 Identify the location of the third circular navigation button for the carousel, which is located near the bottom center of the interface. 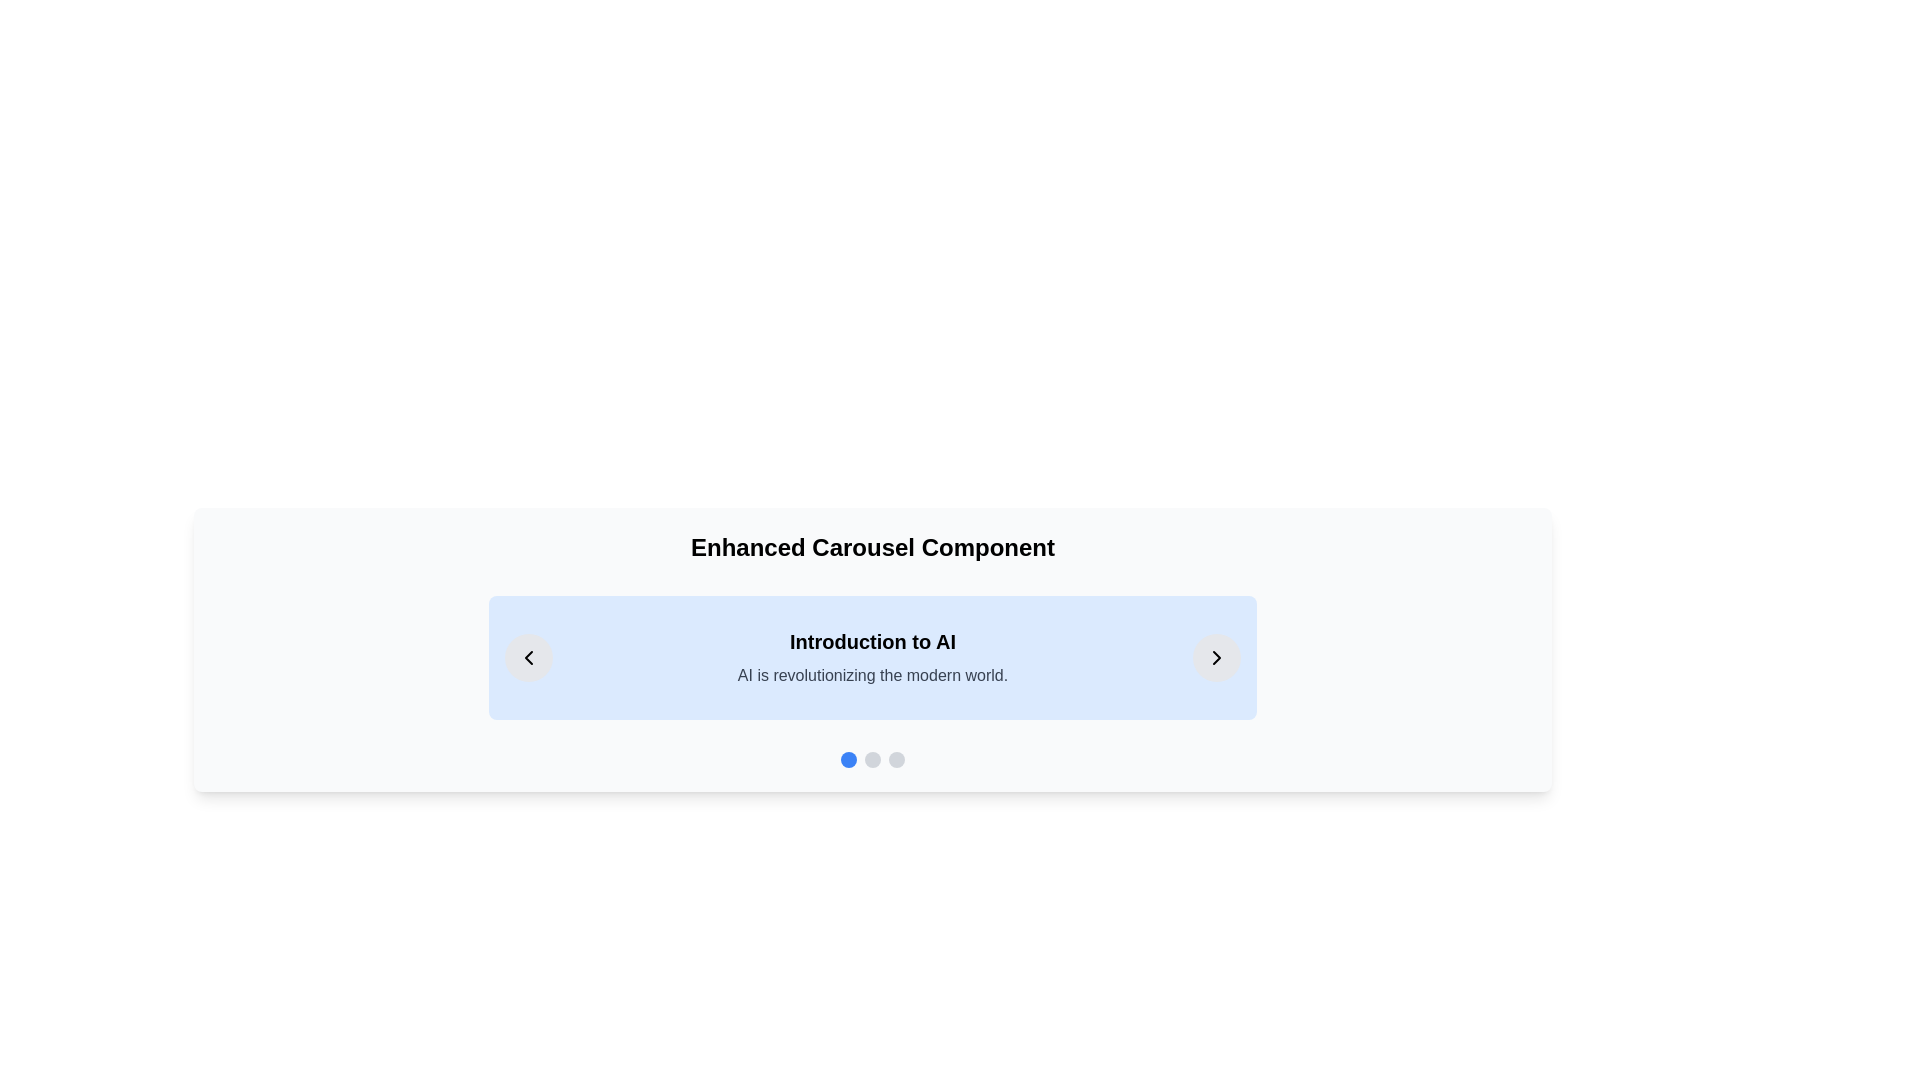
(896, 759).